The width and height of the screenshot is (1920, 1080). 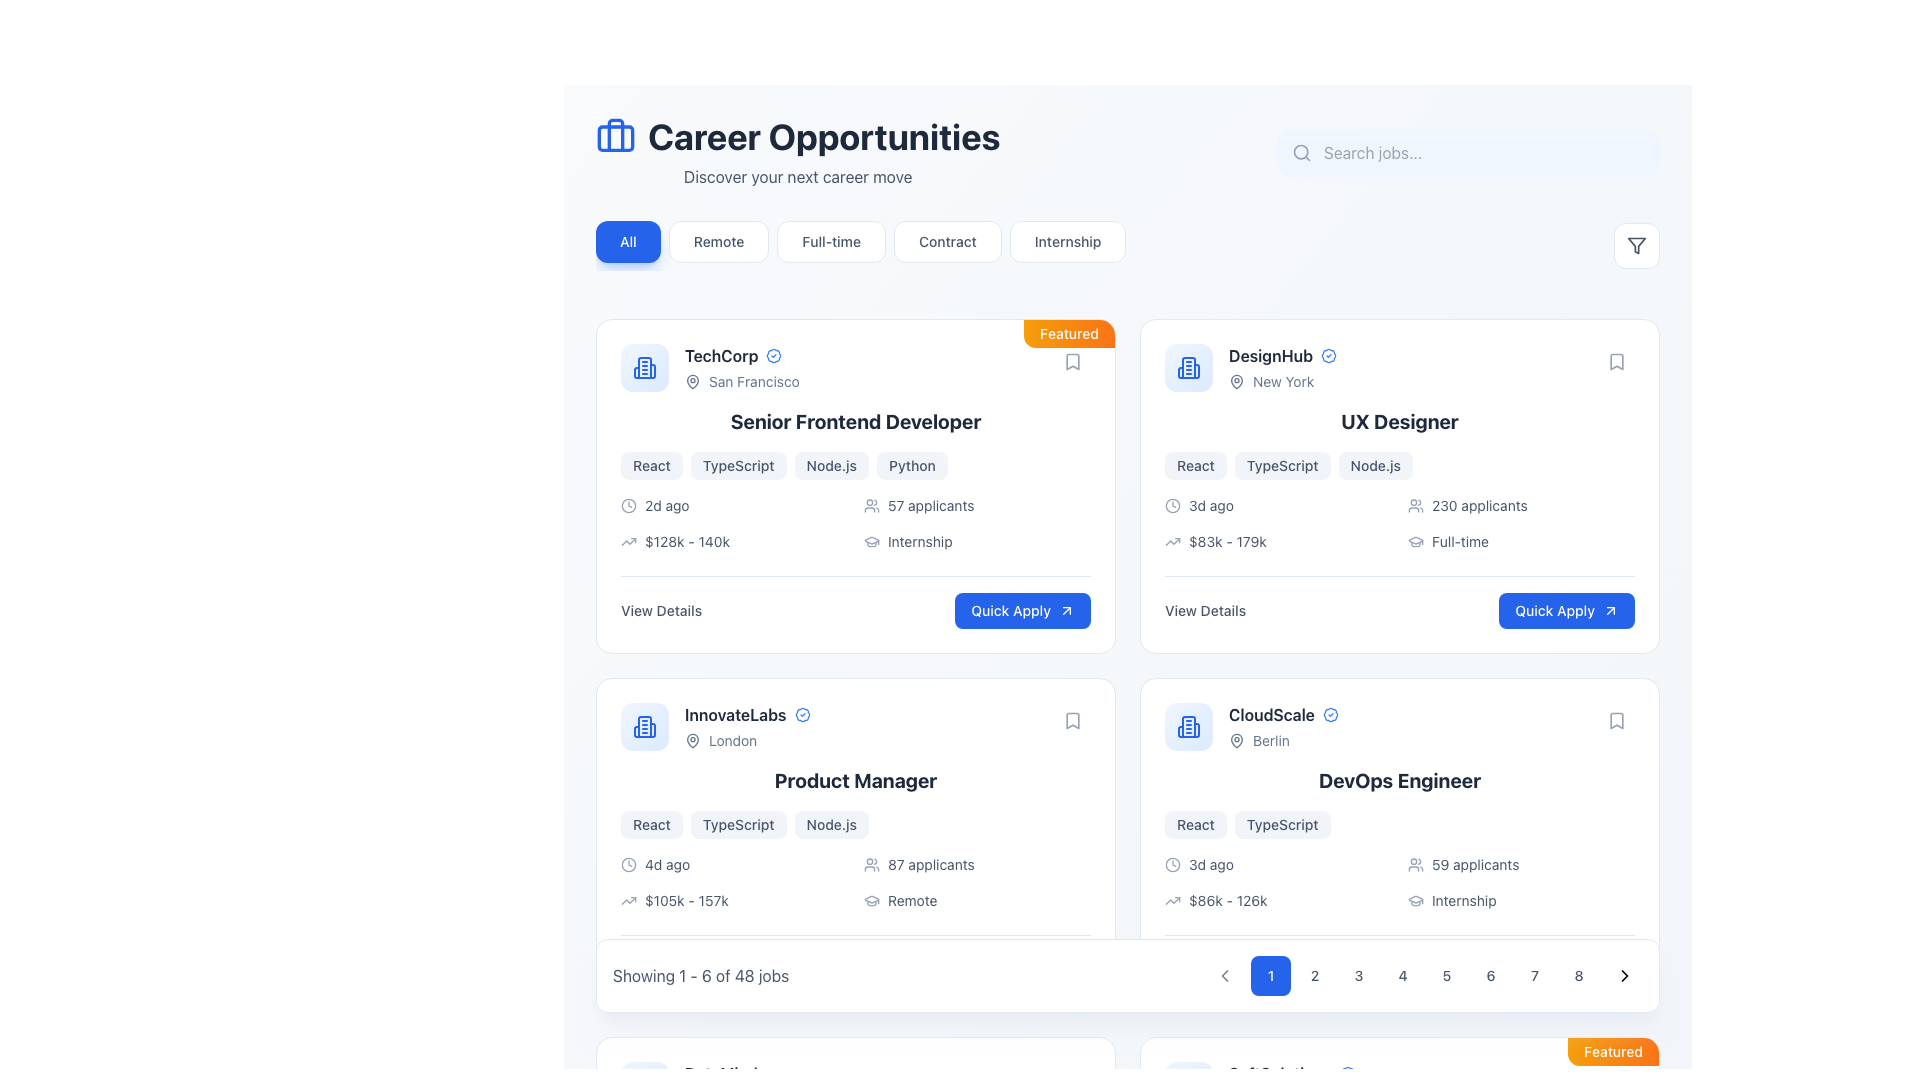 I want to click on status text indicating the range of job listings displayed out of the total available listings located at the bottom left section of the page, so click(x=701, y=974).